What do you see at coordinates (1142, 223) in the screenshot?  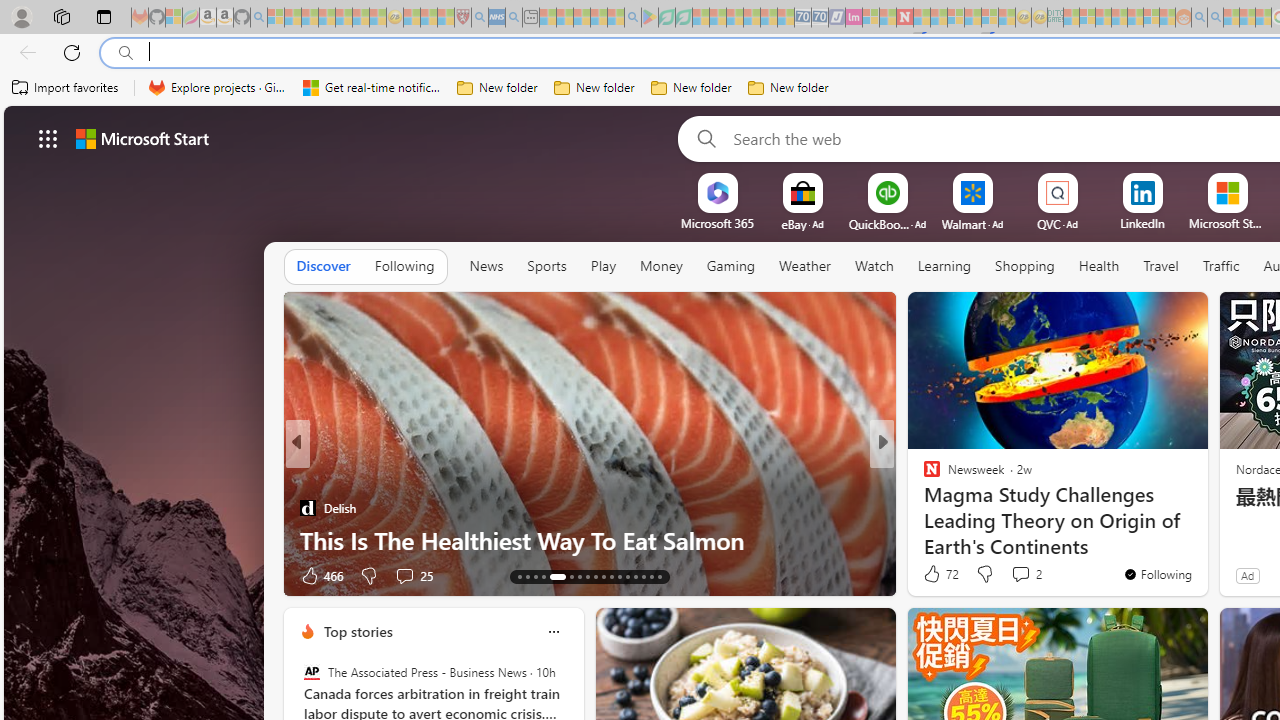 I see `'LinkedIn'` at bounding box center [1142, 223].